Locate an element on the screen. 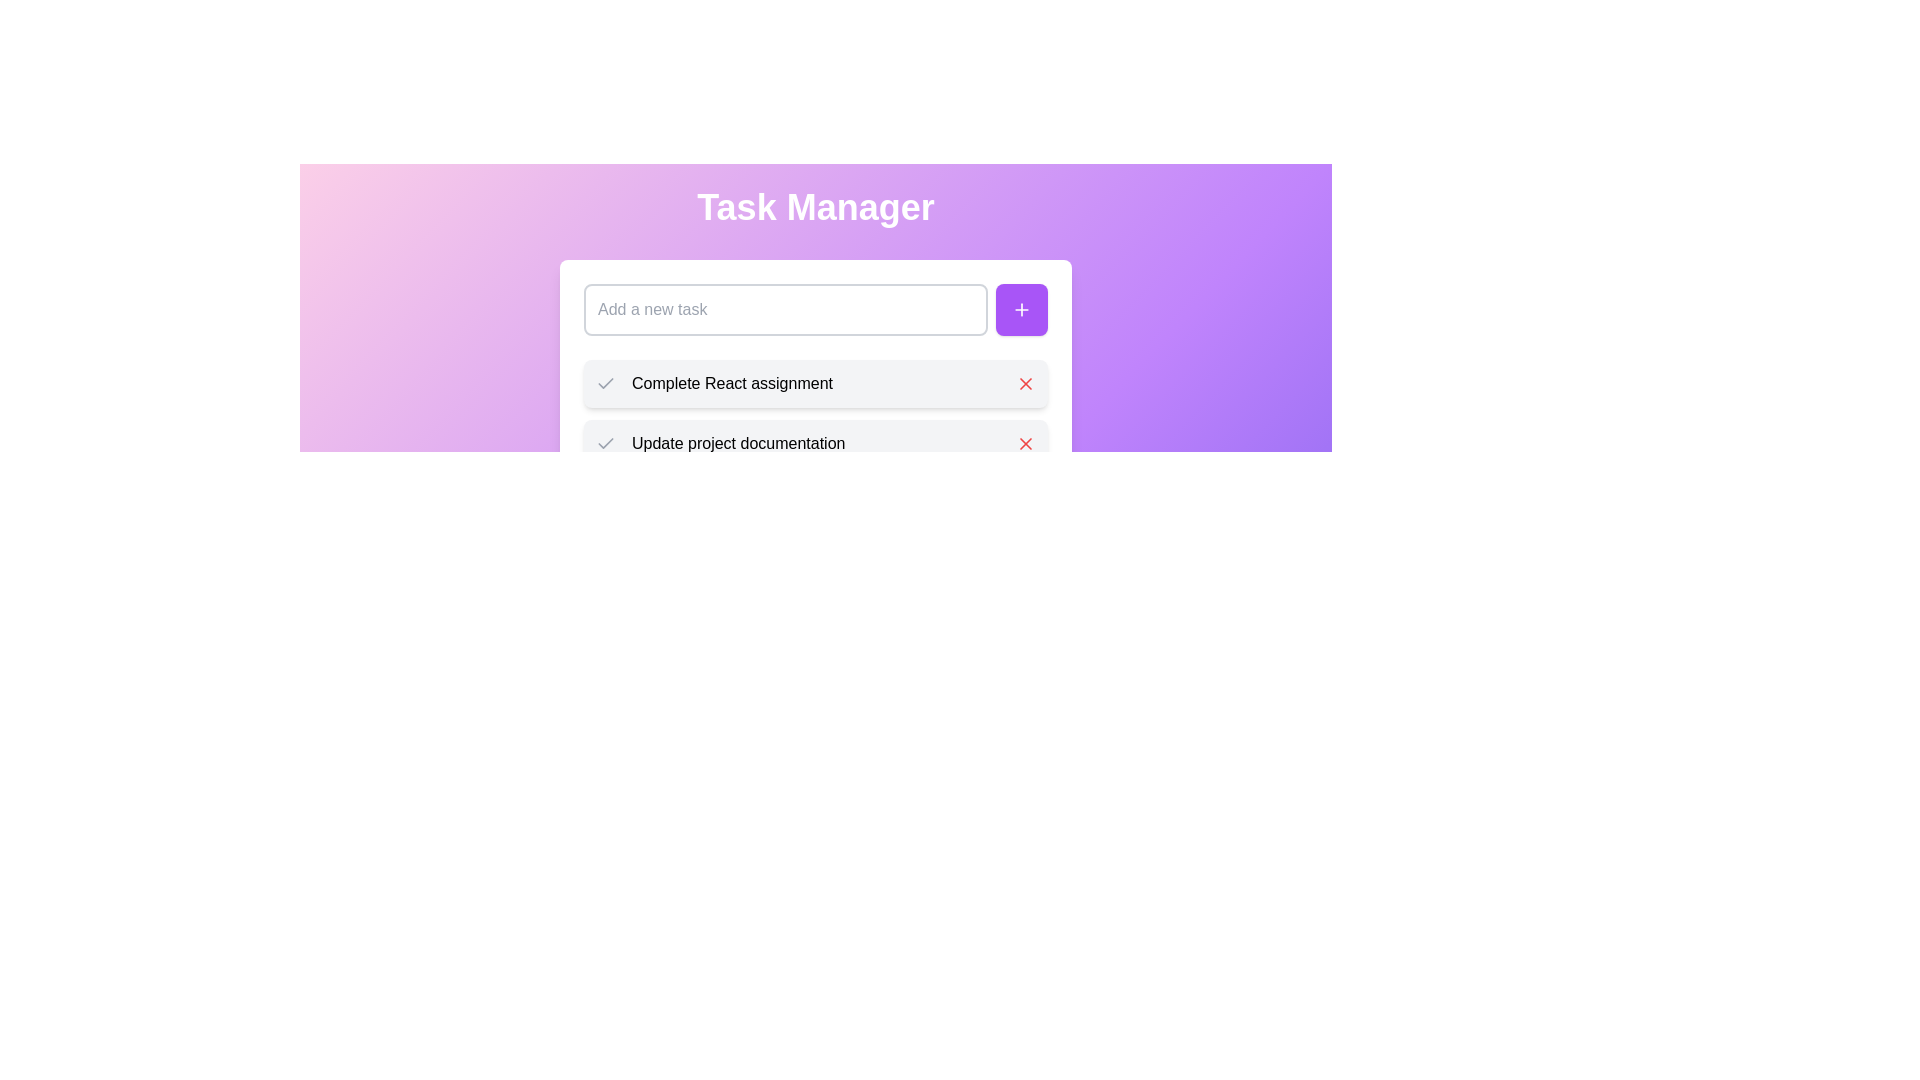 This screenshot has height=1080, width=1920. the text on the task card that has a light gray background and contains the text 'Complete React assignment', which is the first item in the task list of the 'Task Manager' is located at coordinates (816, 384).